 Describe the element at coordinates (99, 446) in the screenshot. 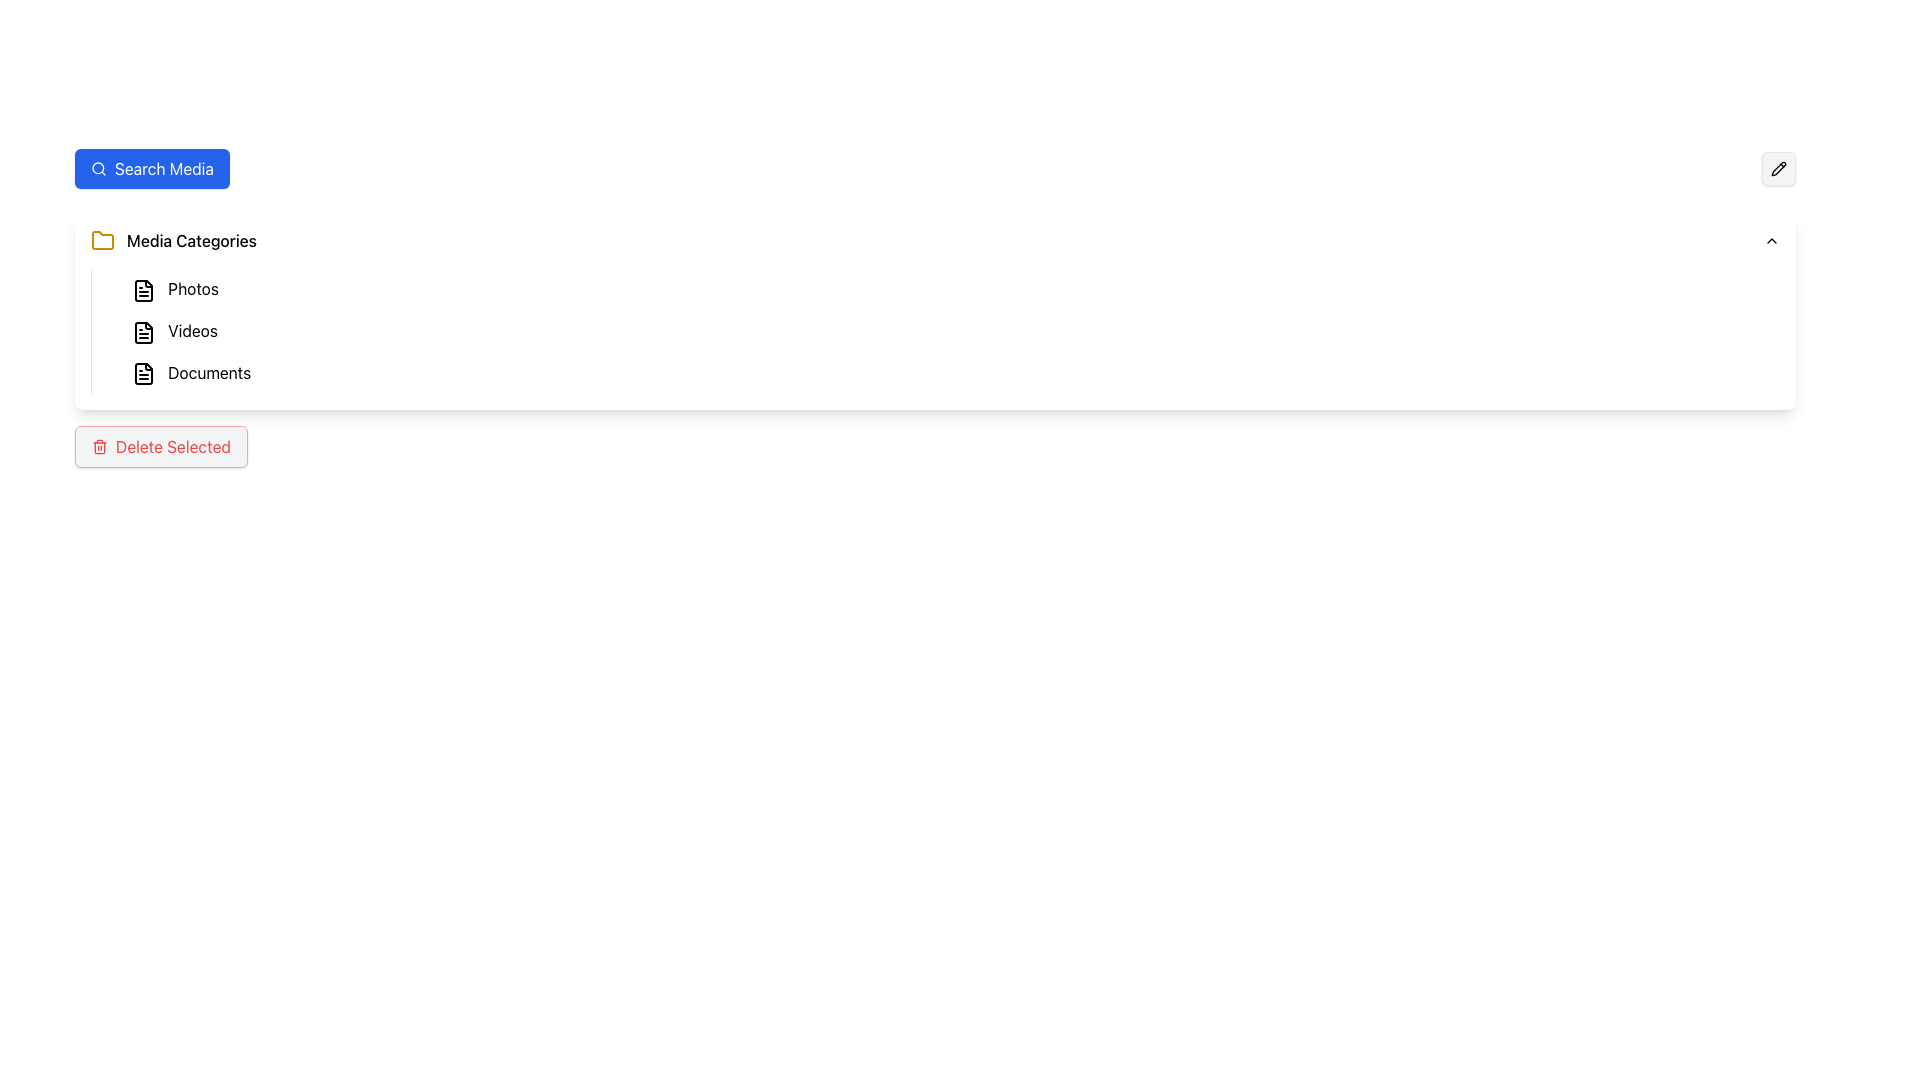

I see `the red trash can icon indicating delete functionality, which is positioned to the left of the 'Delete Selected' text at the bottom of the interface` at that location.